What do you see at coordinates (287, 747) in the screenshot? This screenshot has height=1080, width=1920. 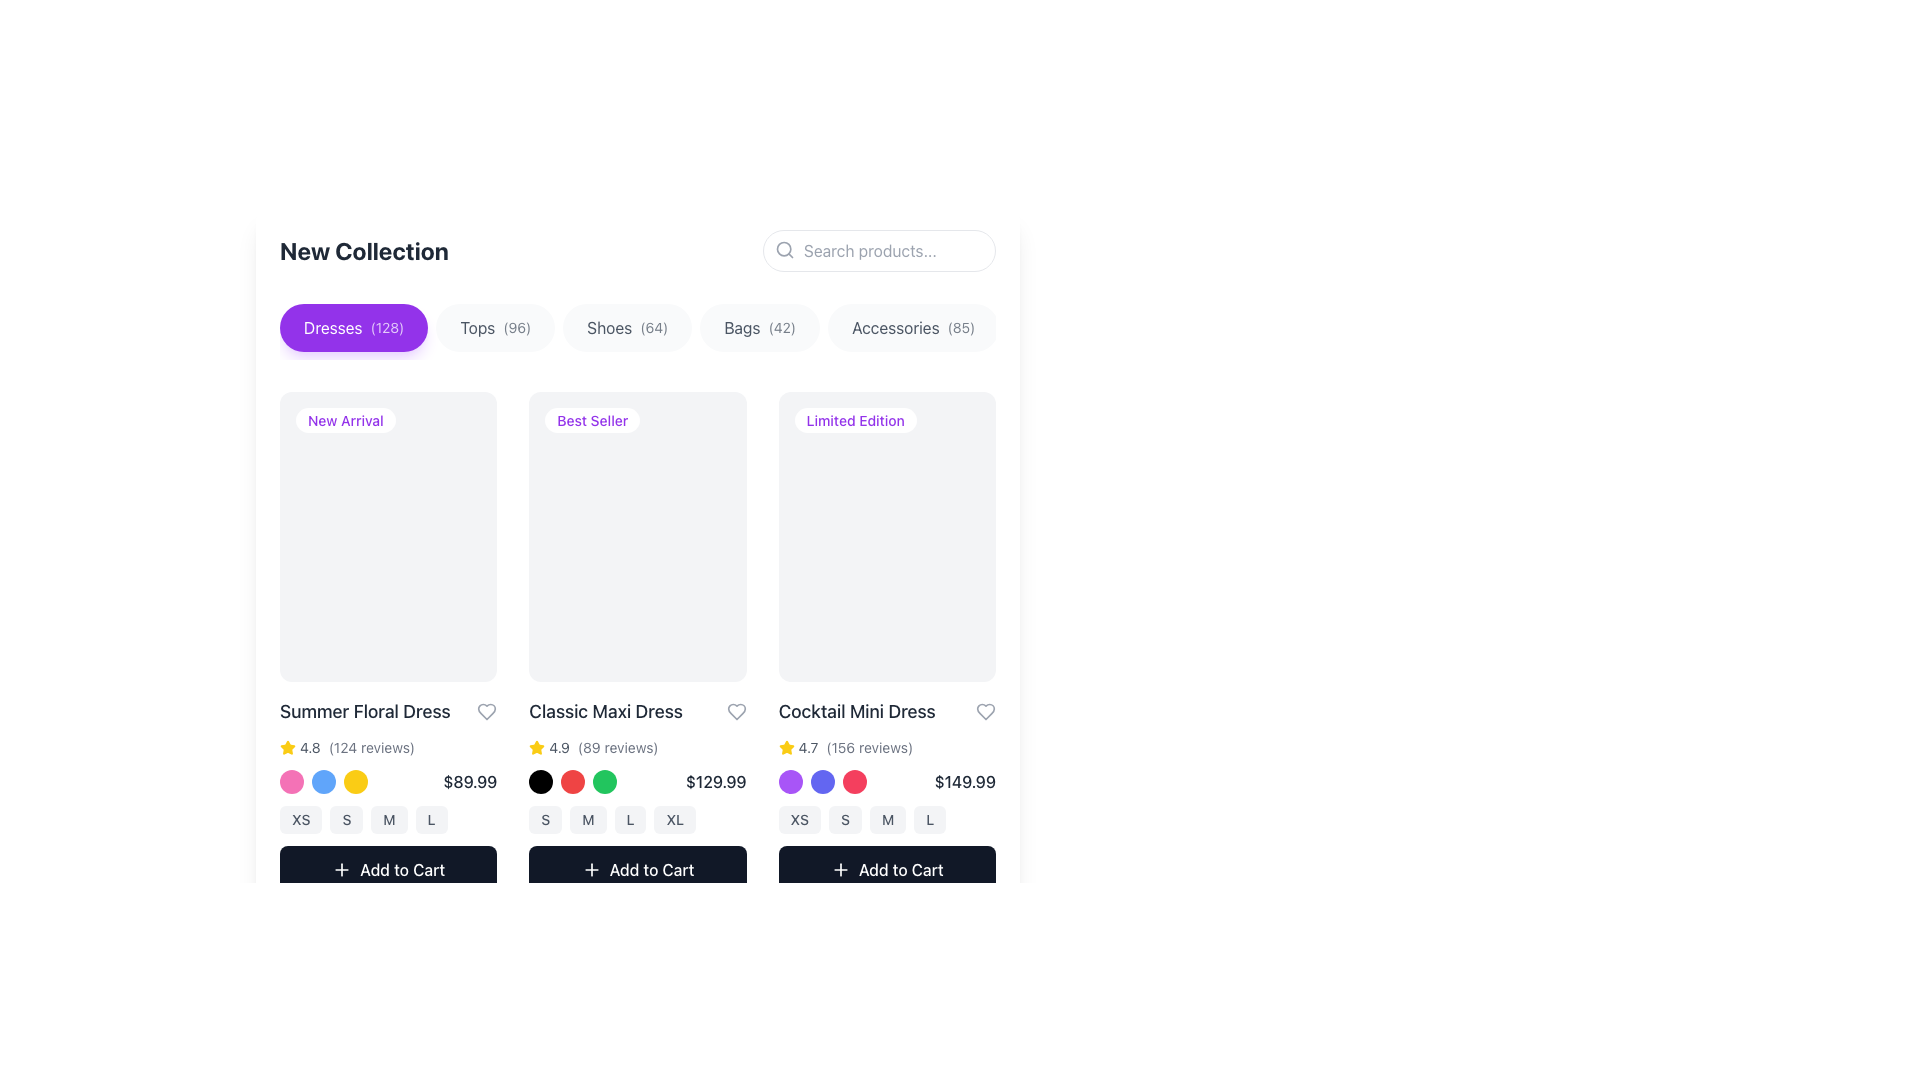 I see `the yellow star rating icon that represents a rating for the product 'Summer Floral Dress', which is positioned to the left of the numeric rating value '4.8'` at bounding box center [287, 747].